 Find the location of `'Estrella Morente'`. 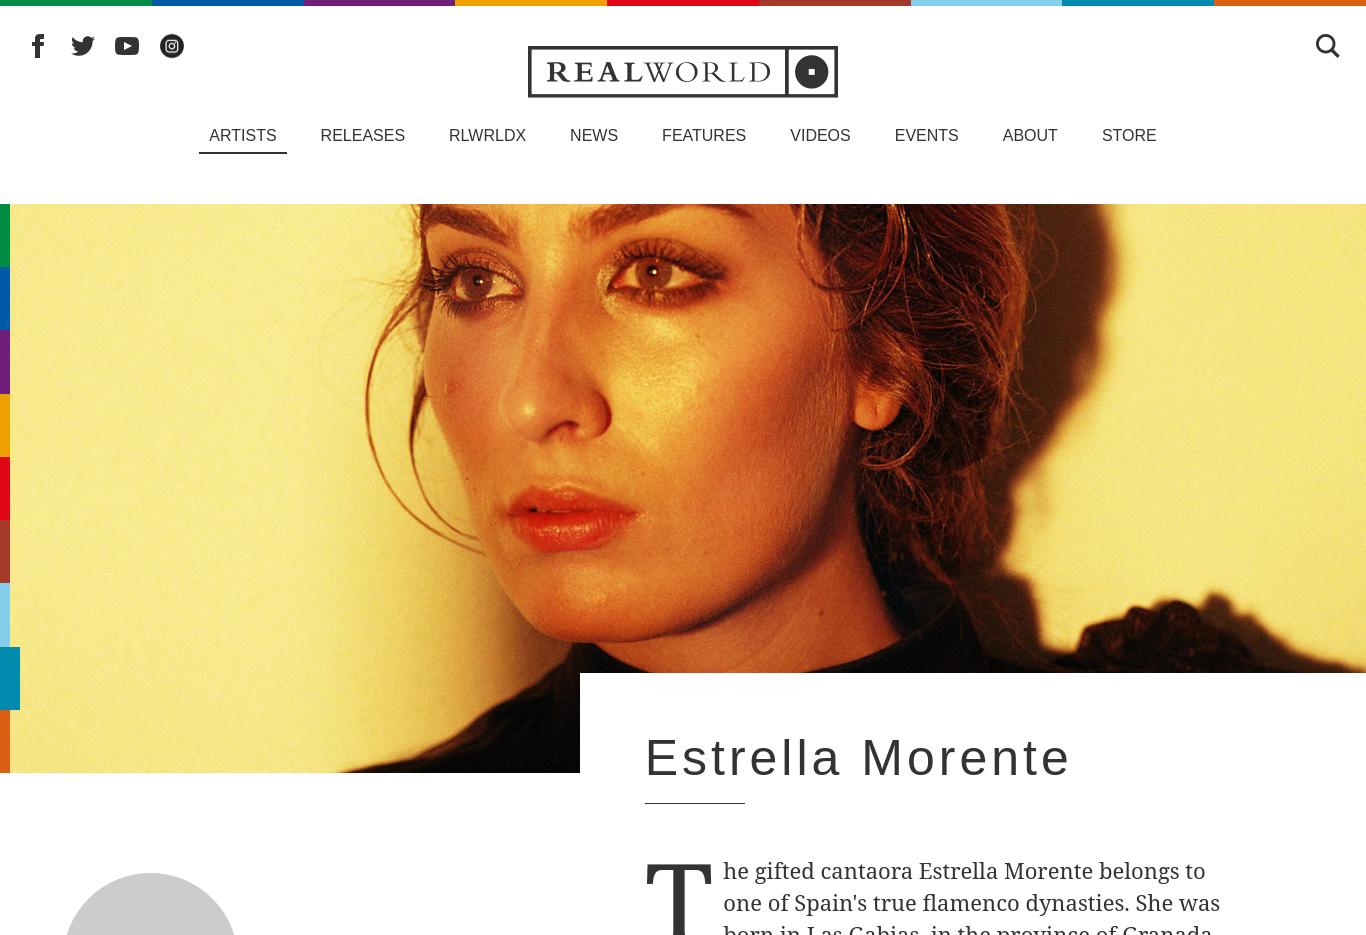

'Estrella Morente' is located at coordinates (856, 758).